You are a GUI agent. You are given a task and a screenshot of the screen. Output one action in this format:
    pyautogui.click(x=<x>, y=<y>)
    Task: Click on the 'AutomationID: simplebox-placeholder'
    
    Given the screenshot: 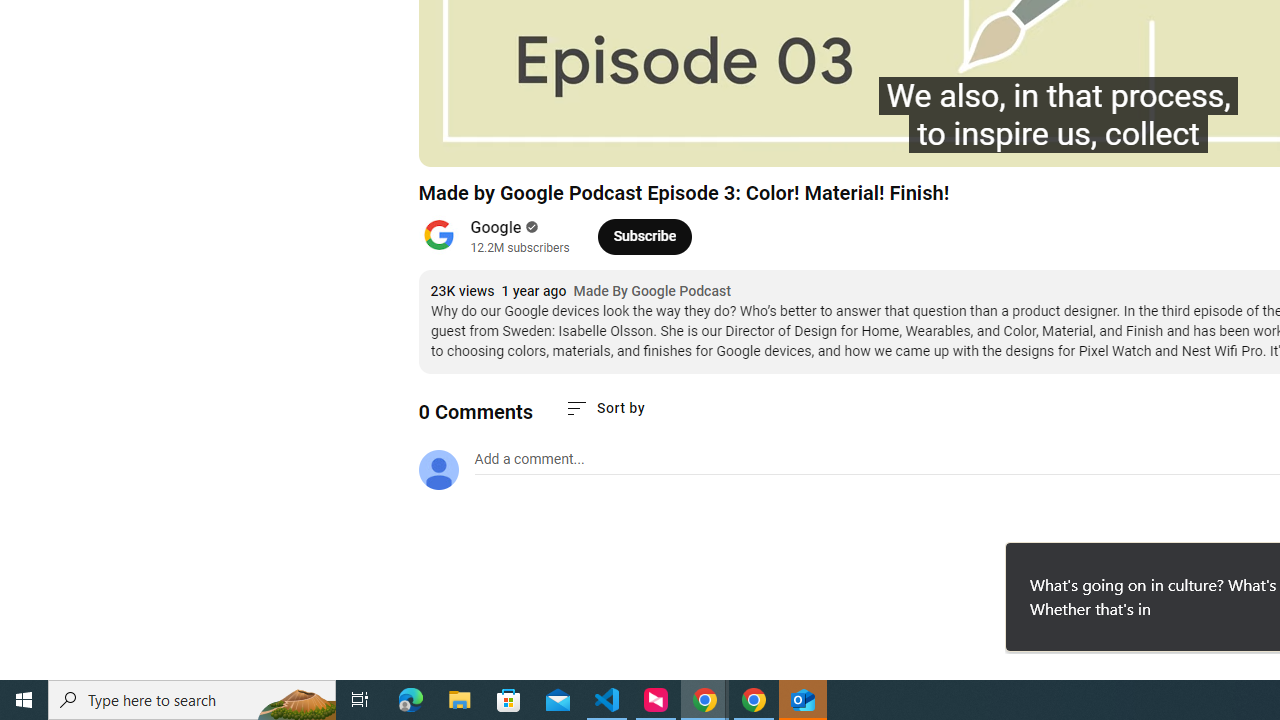 What is the action you would take?
    pyautogui.click(x=529, y=459)
    